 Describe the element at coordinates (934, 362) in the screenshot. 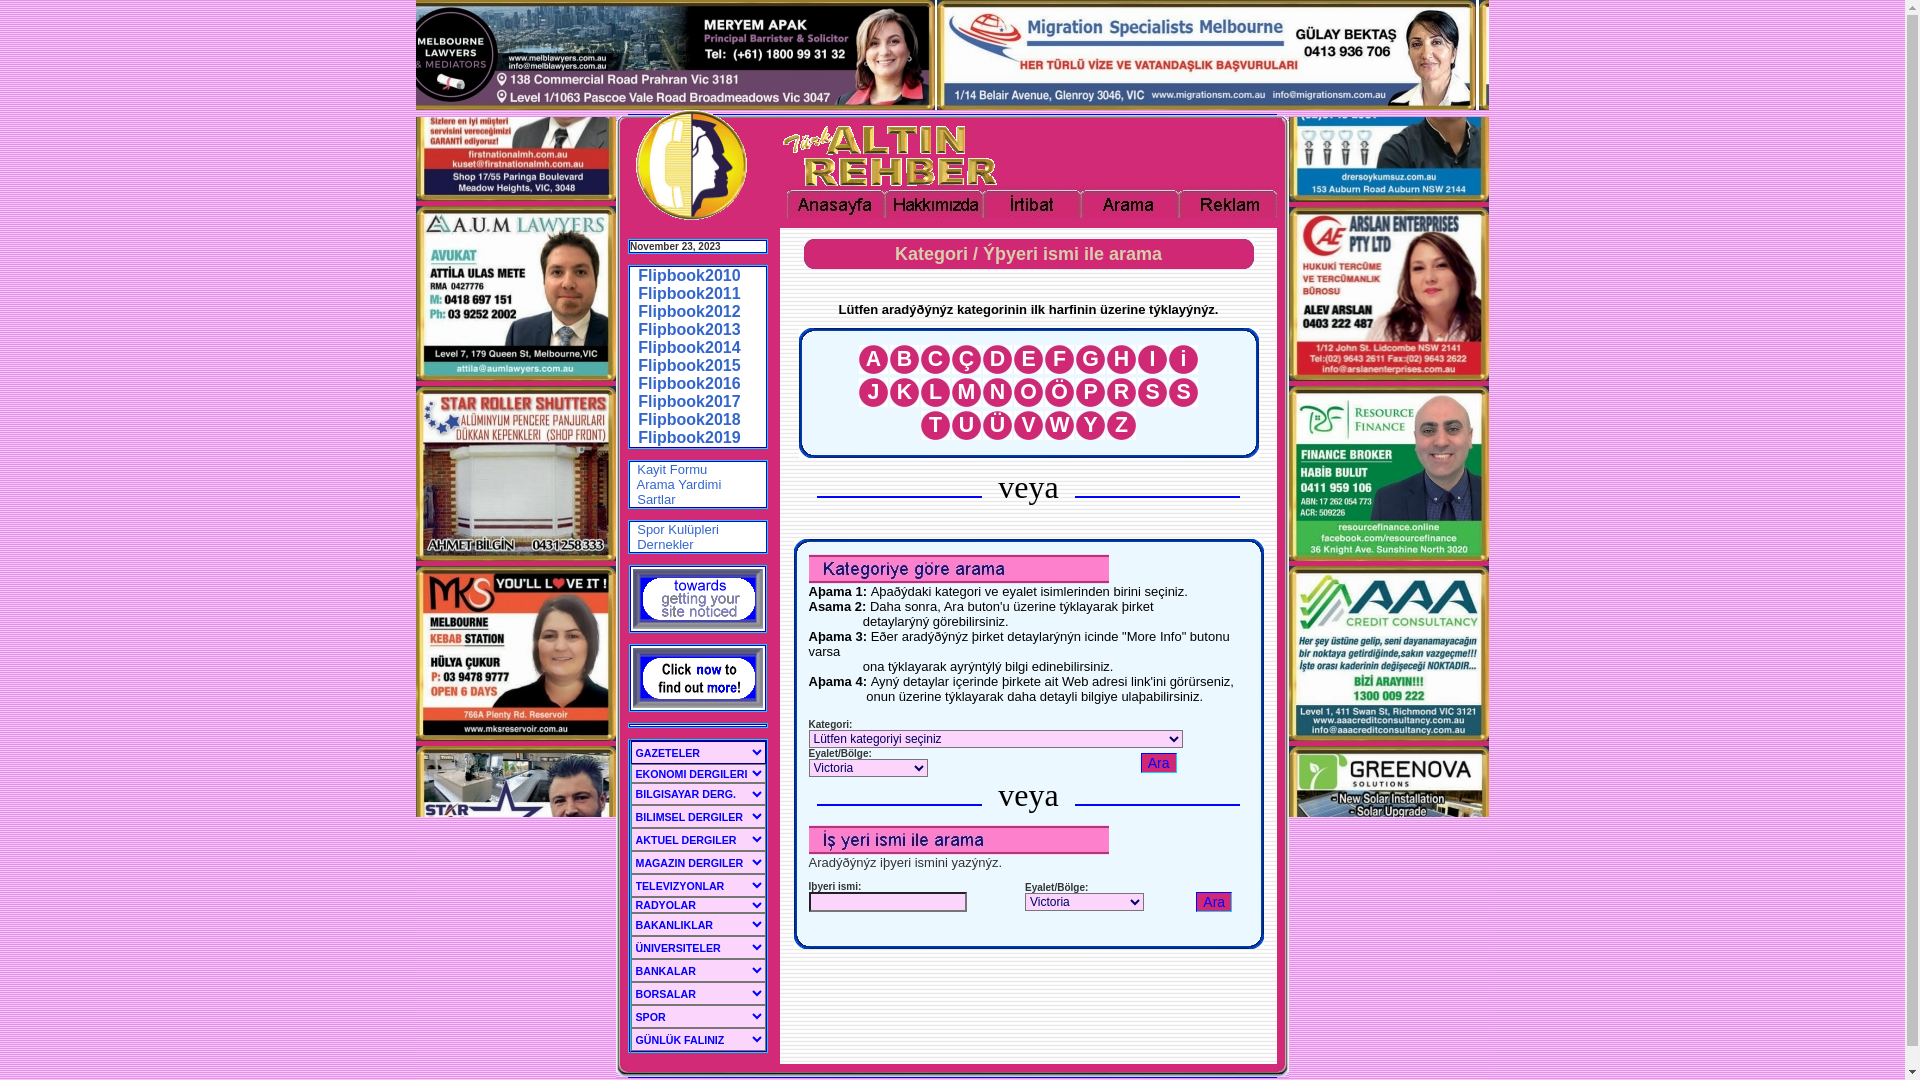

I see `'C'` at that location.